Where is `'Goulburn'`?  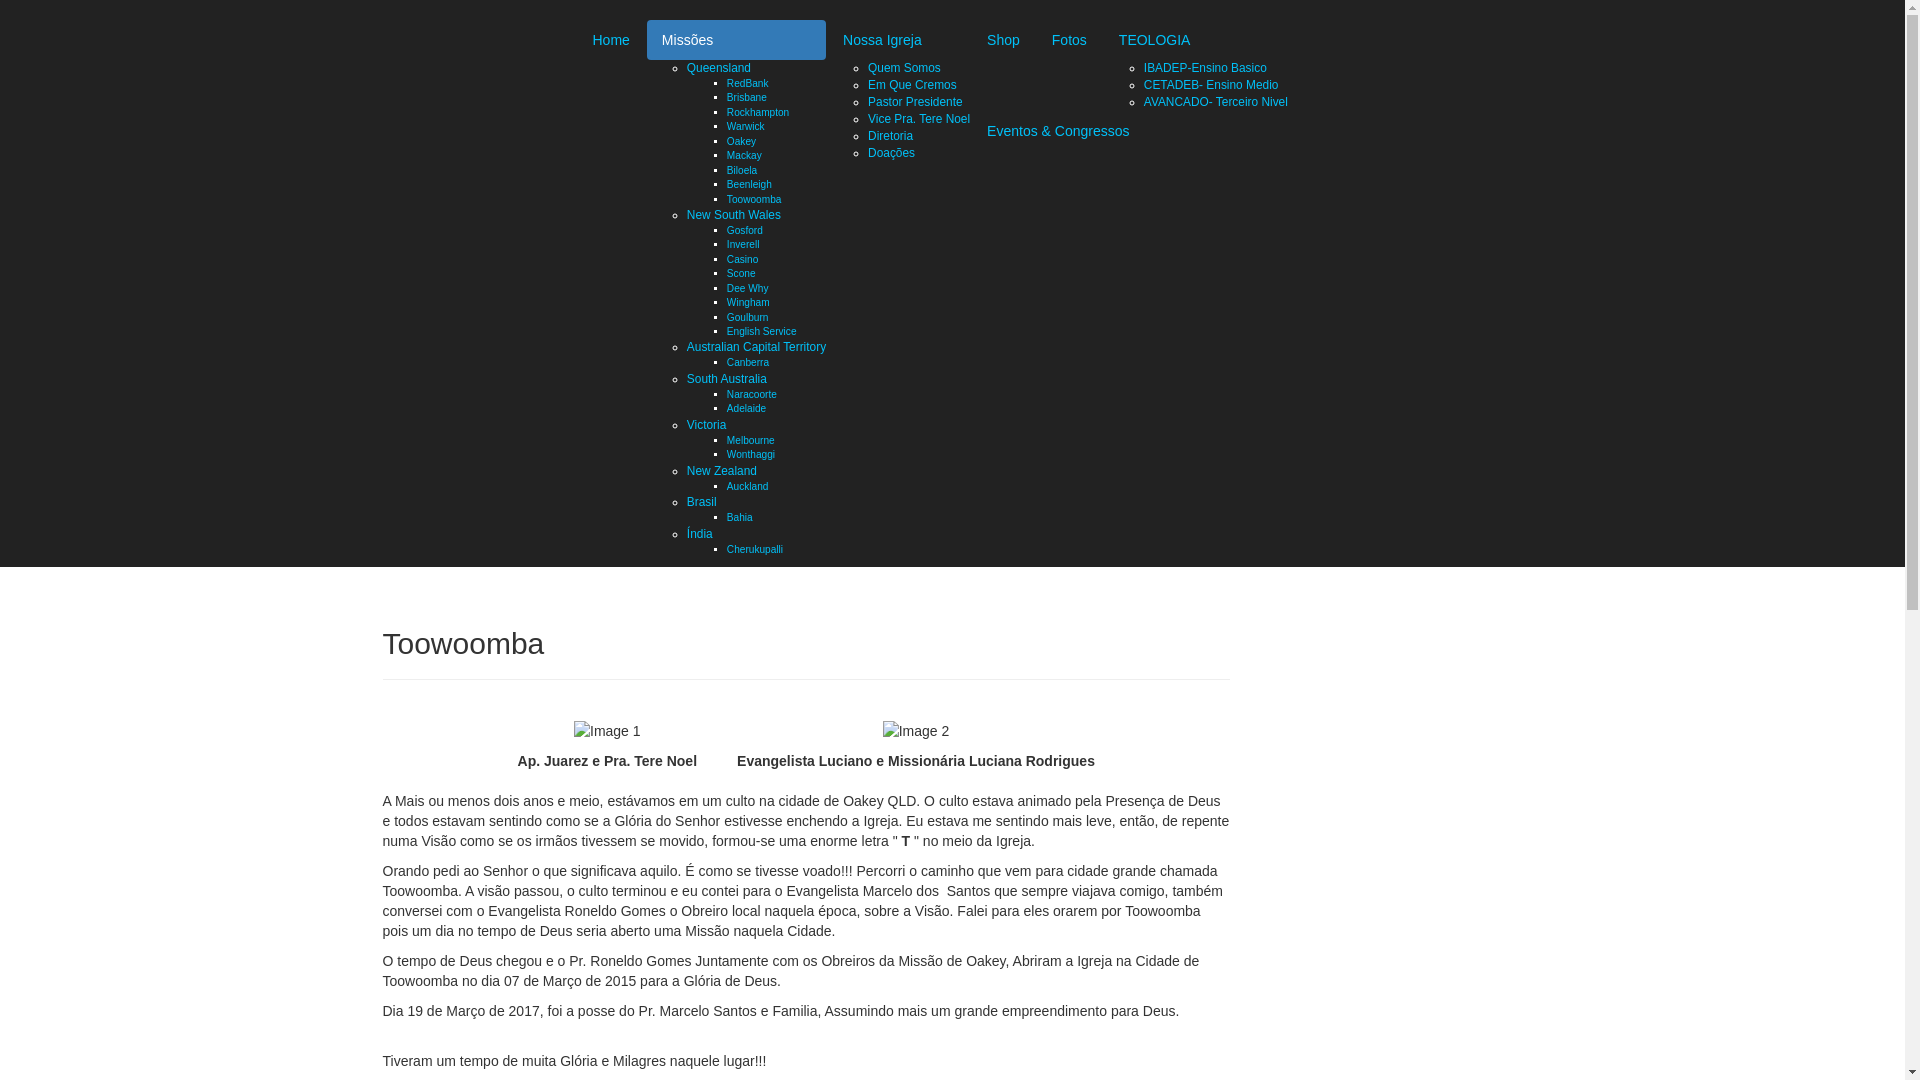 'Goulburn' is located at coordinates (725, 316).